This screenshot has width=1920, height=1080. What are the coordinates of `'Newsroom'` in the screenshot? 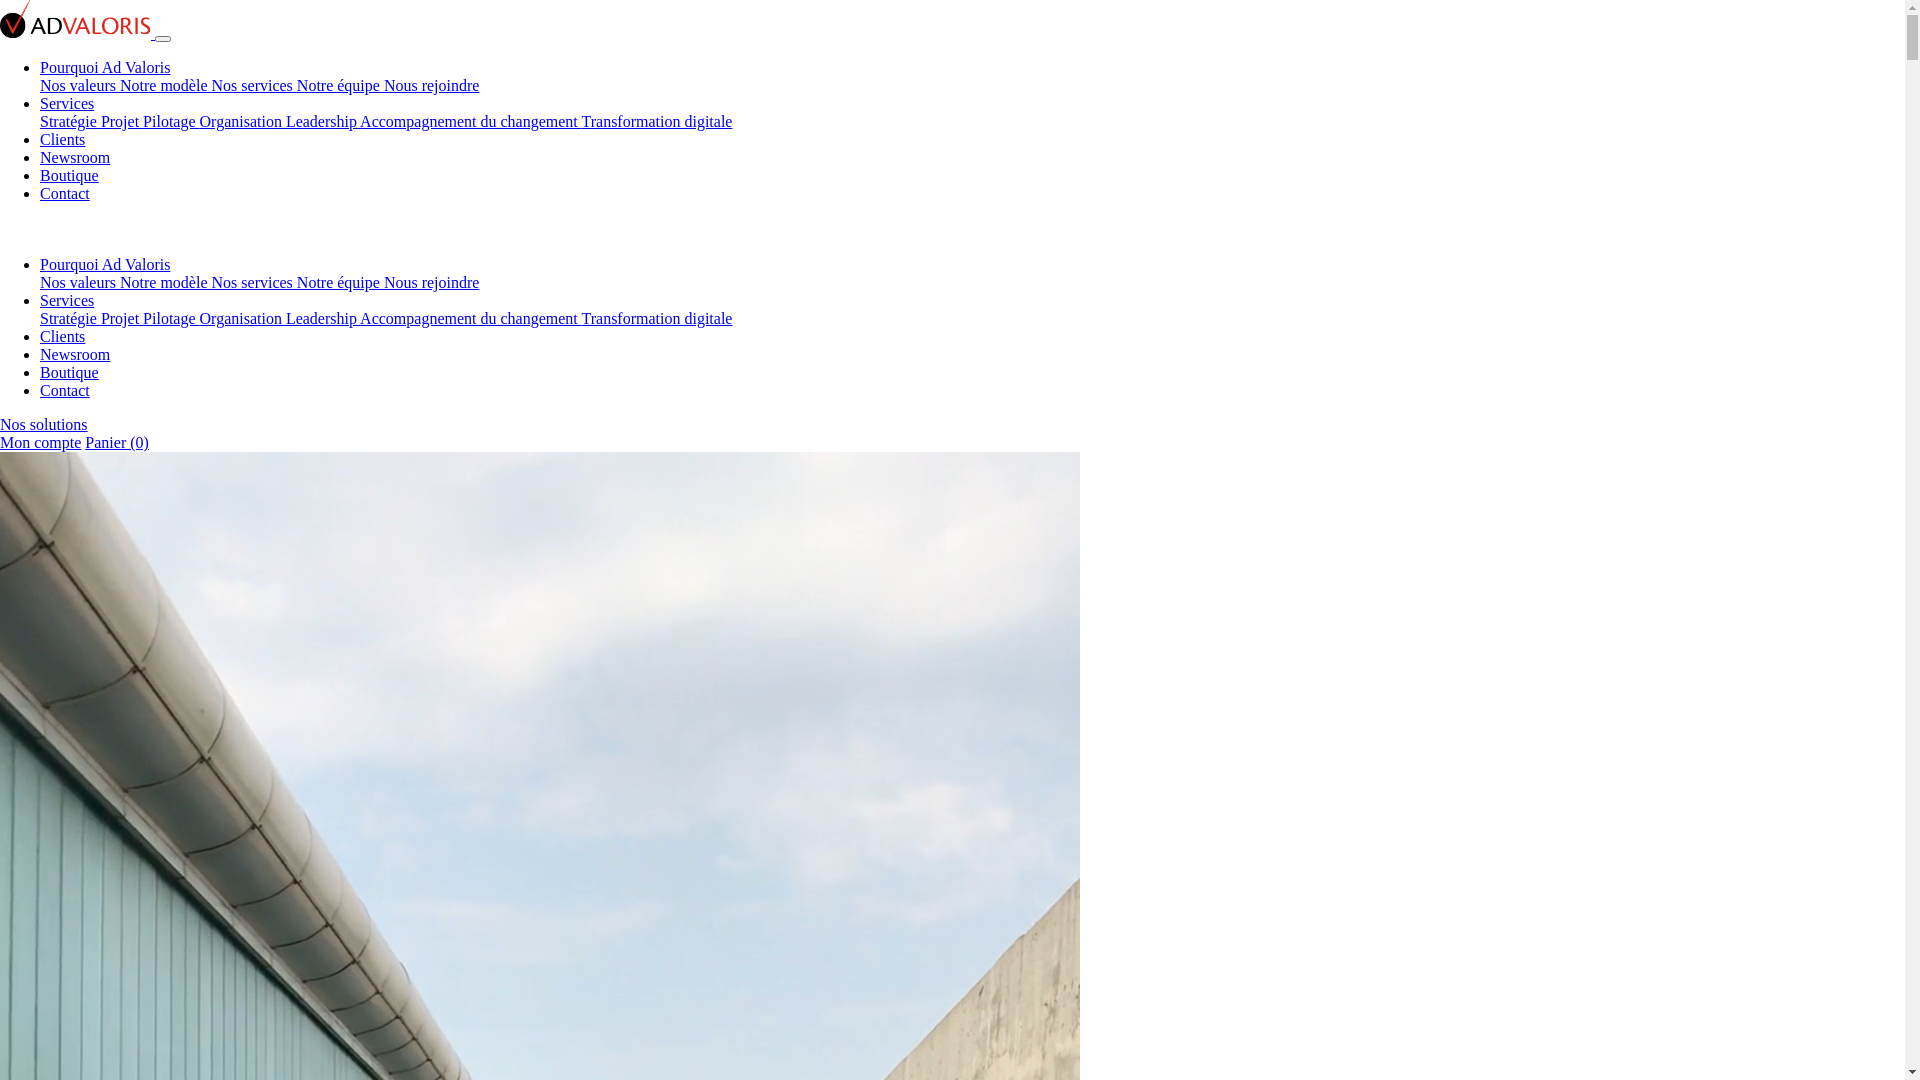 It's located at (39, 156).